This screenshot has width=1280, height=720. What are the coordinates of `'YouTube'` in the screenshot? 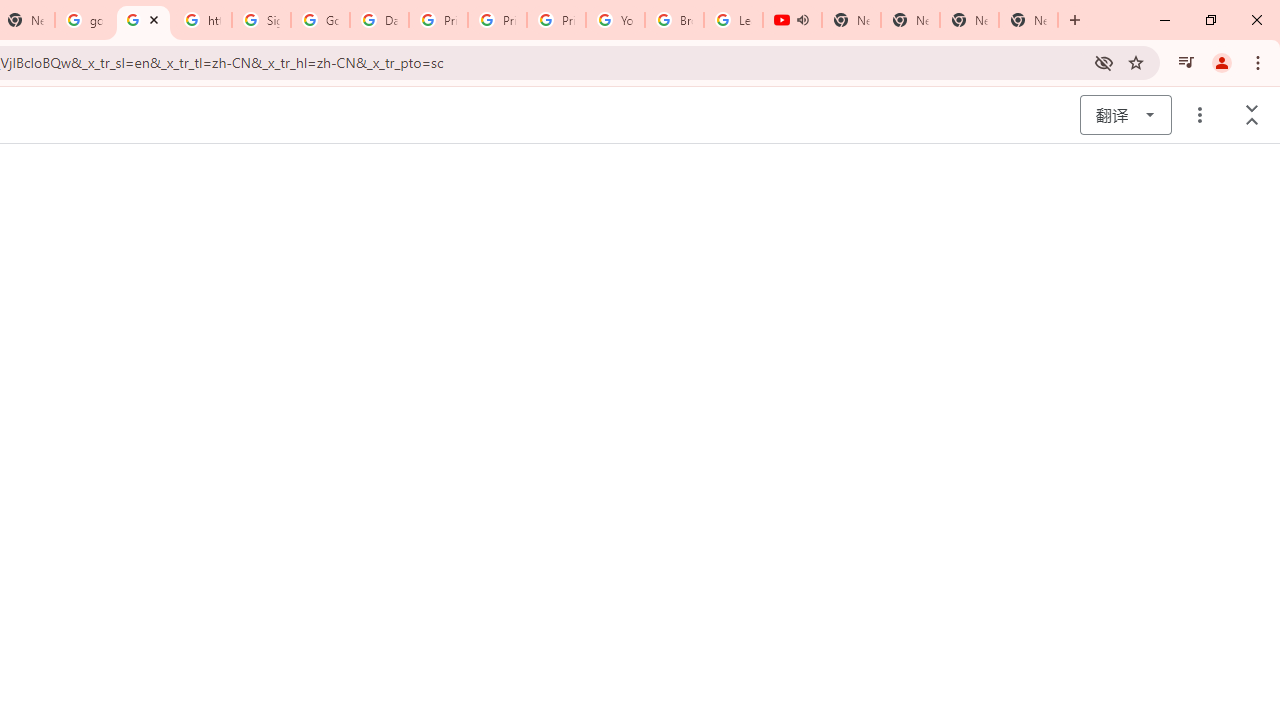 It's located at (614, 20).